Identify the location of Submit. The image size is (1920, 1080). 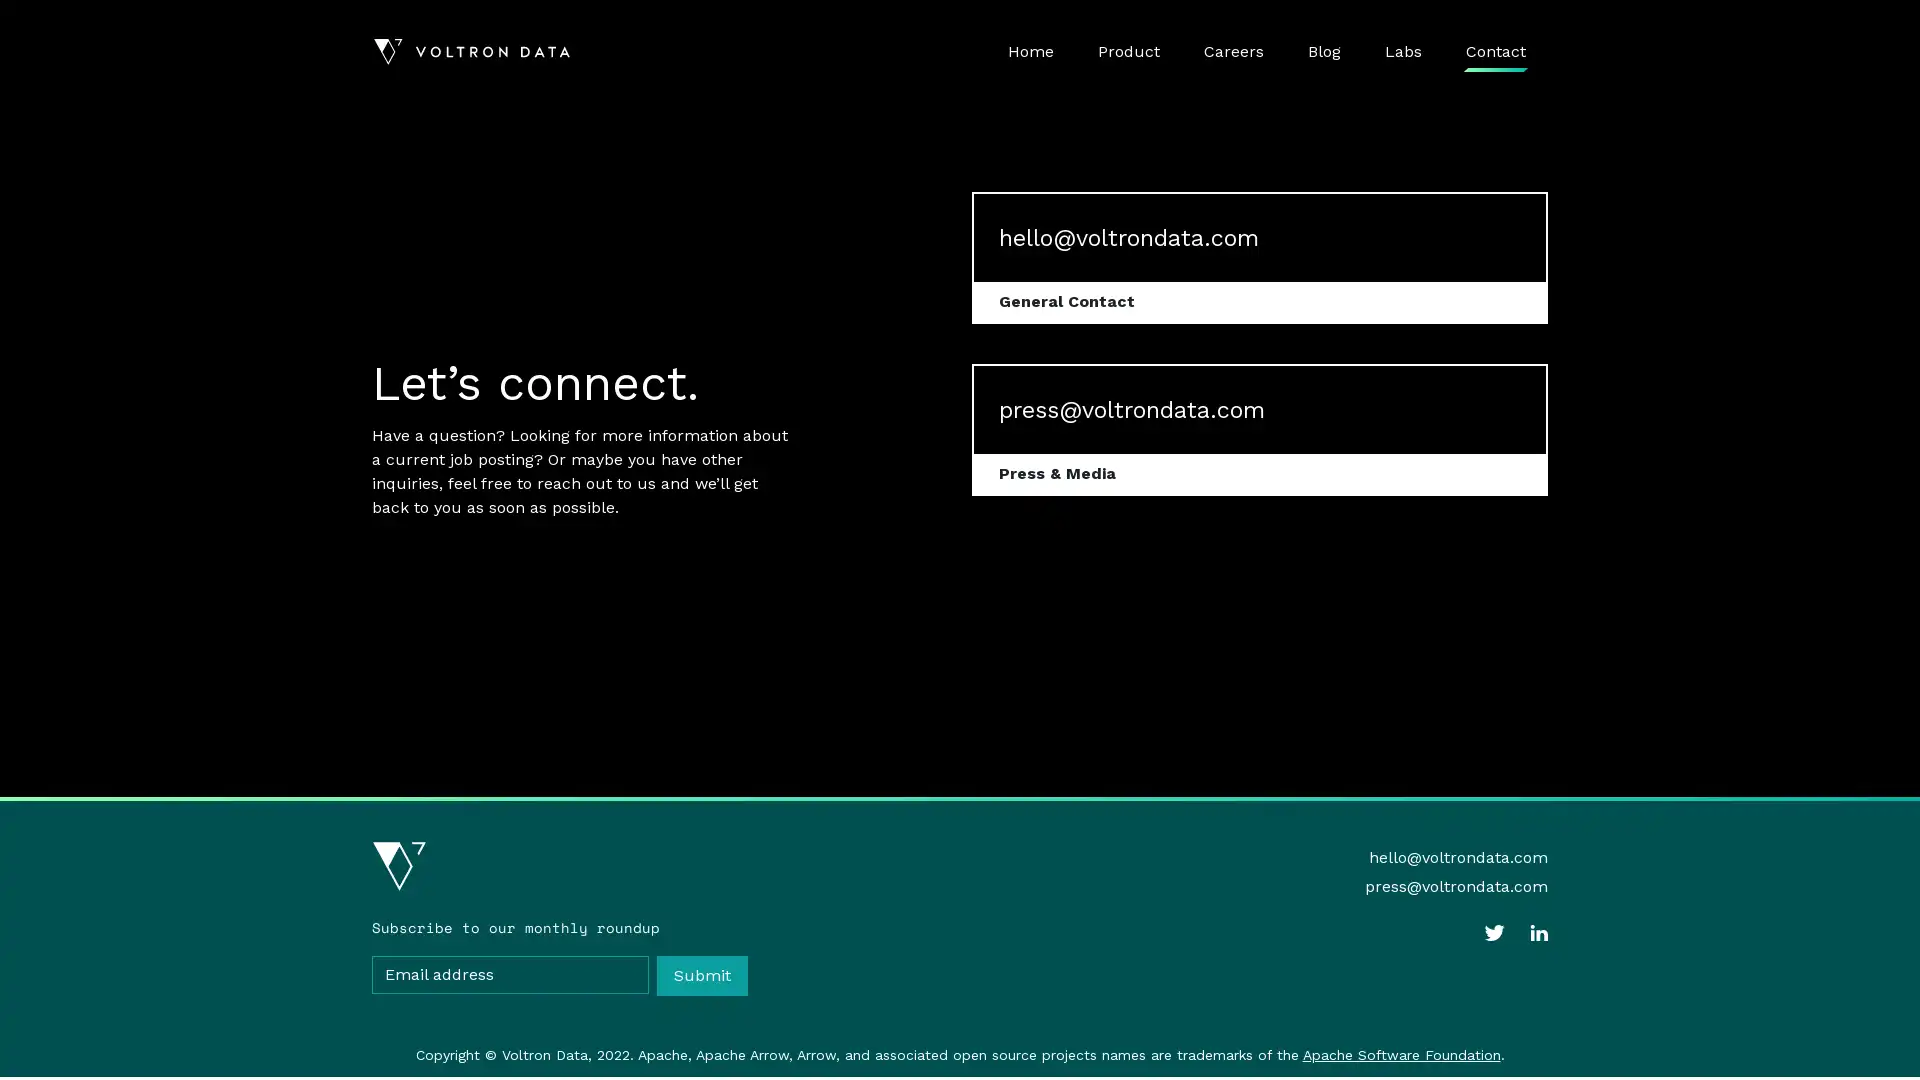
(701, 974).